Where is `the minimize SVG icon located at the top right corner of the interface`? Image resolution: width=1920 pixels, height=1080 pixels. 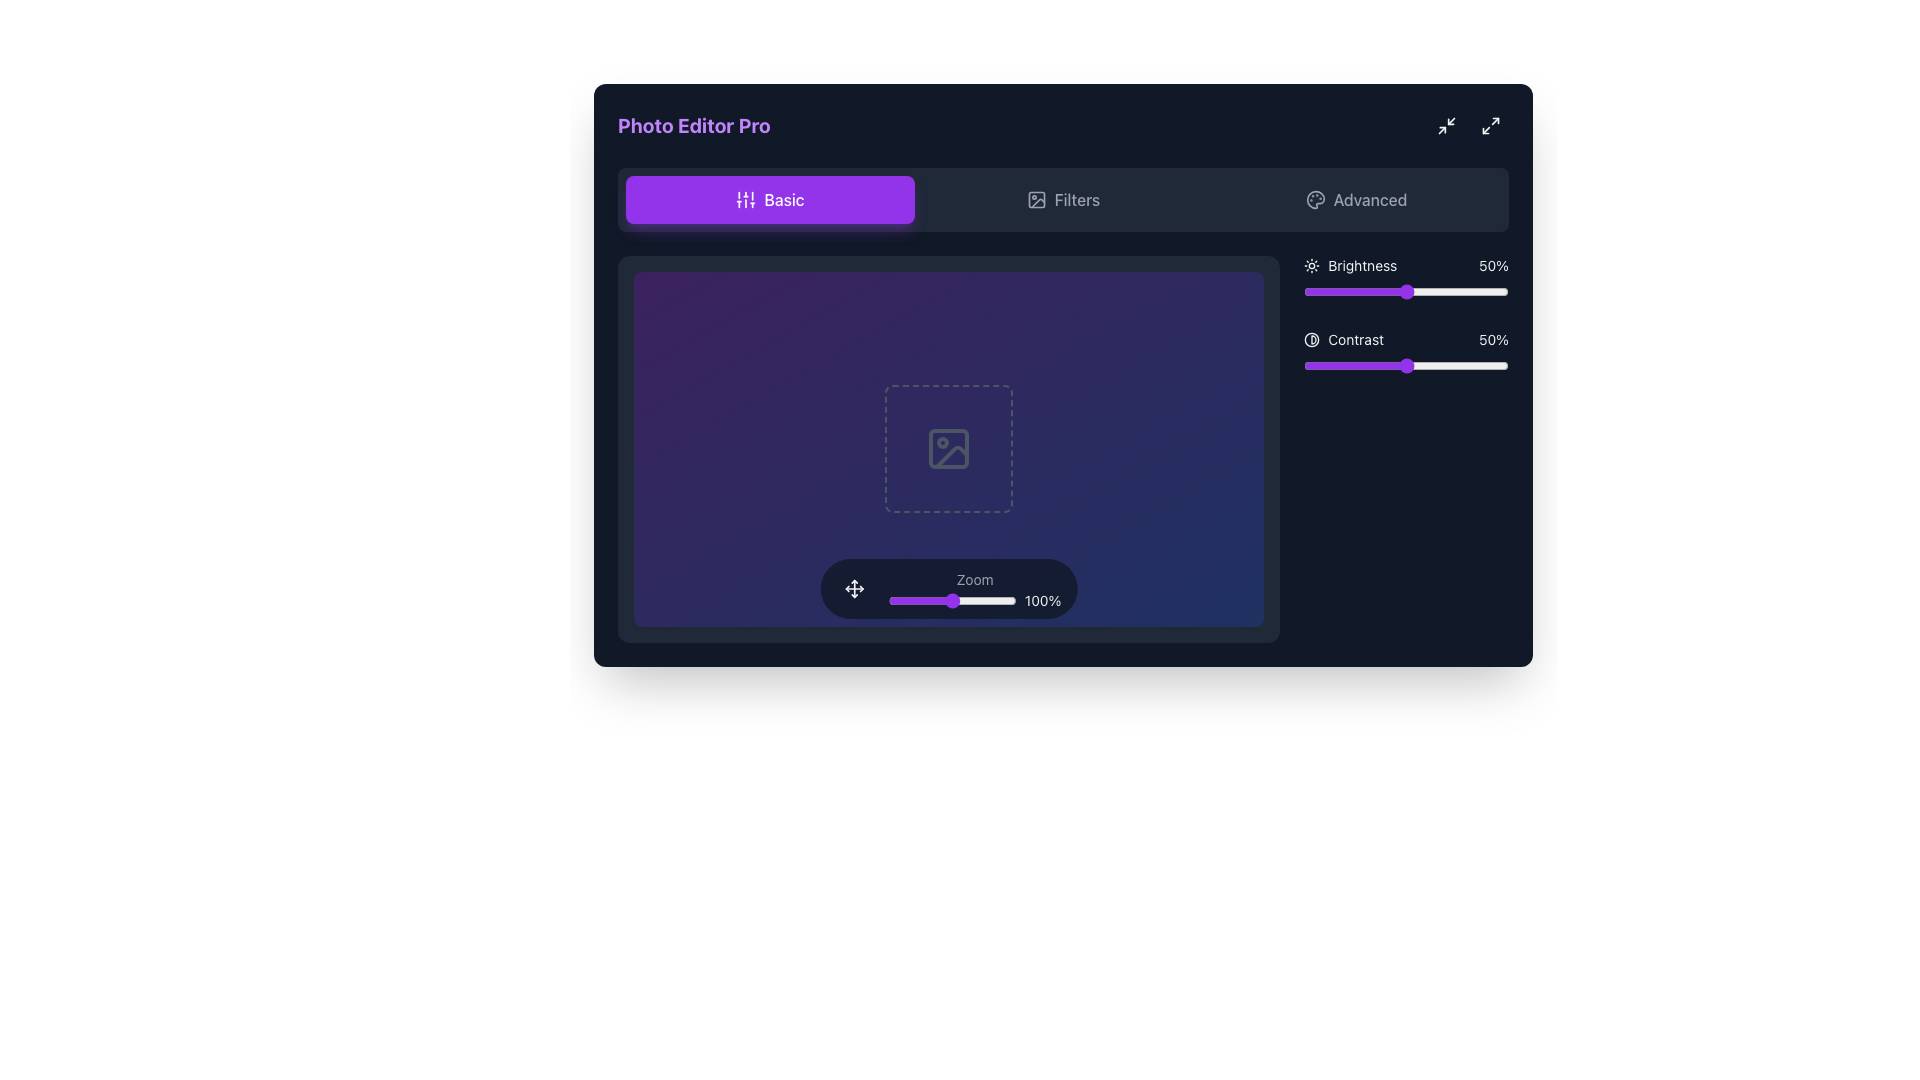 the minimize SVG icon located at the top right corner of the interface is located at coordinates (1446, 126).